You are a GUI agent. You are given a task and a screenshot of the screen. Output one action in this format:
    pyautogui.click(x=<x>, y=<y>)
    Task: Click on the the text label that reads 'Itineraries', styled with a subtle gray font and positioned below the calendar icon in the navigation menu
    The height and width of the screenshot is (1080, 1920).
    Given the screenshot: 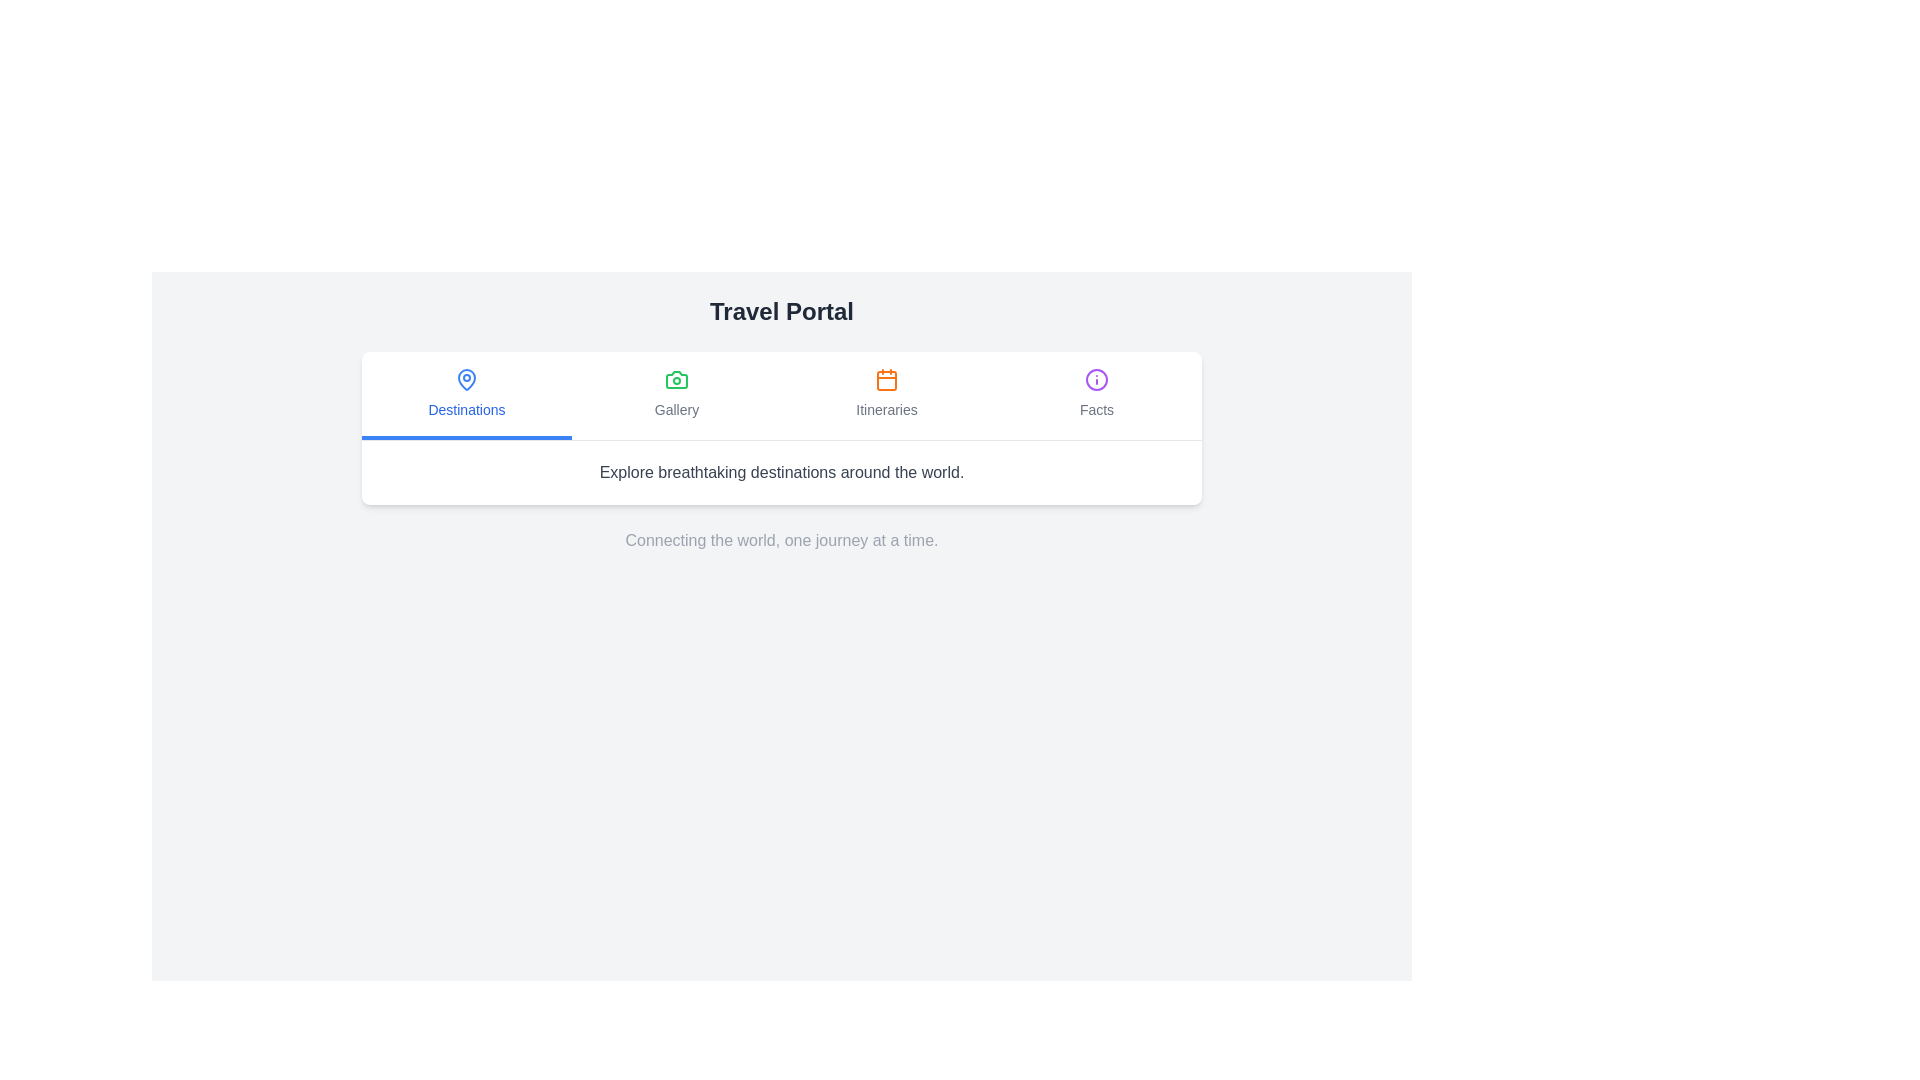 What is the action you would take?
    pyautogui.click(x=886, y=408)
    